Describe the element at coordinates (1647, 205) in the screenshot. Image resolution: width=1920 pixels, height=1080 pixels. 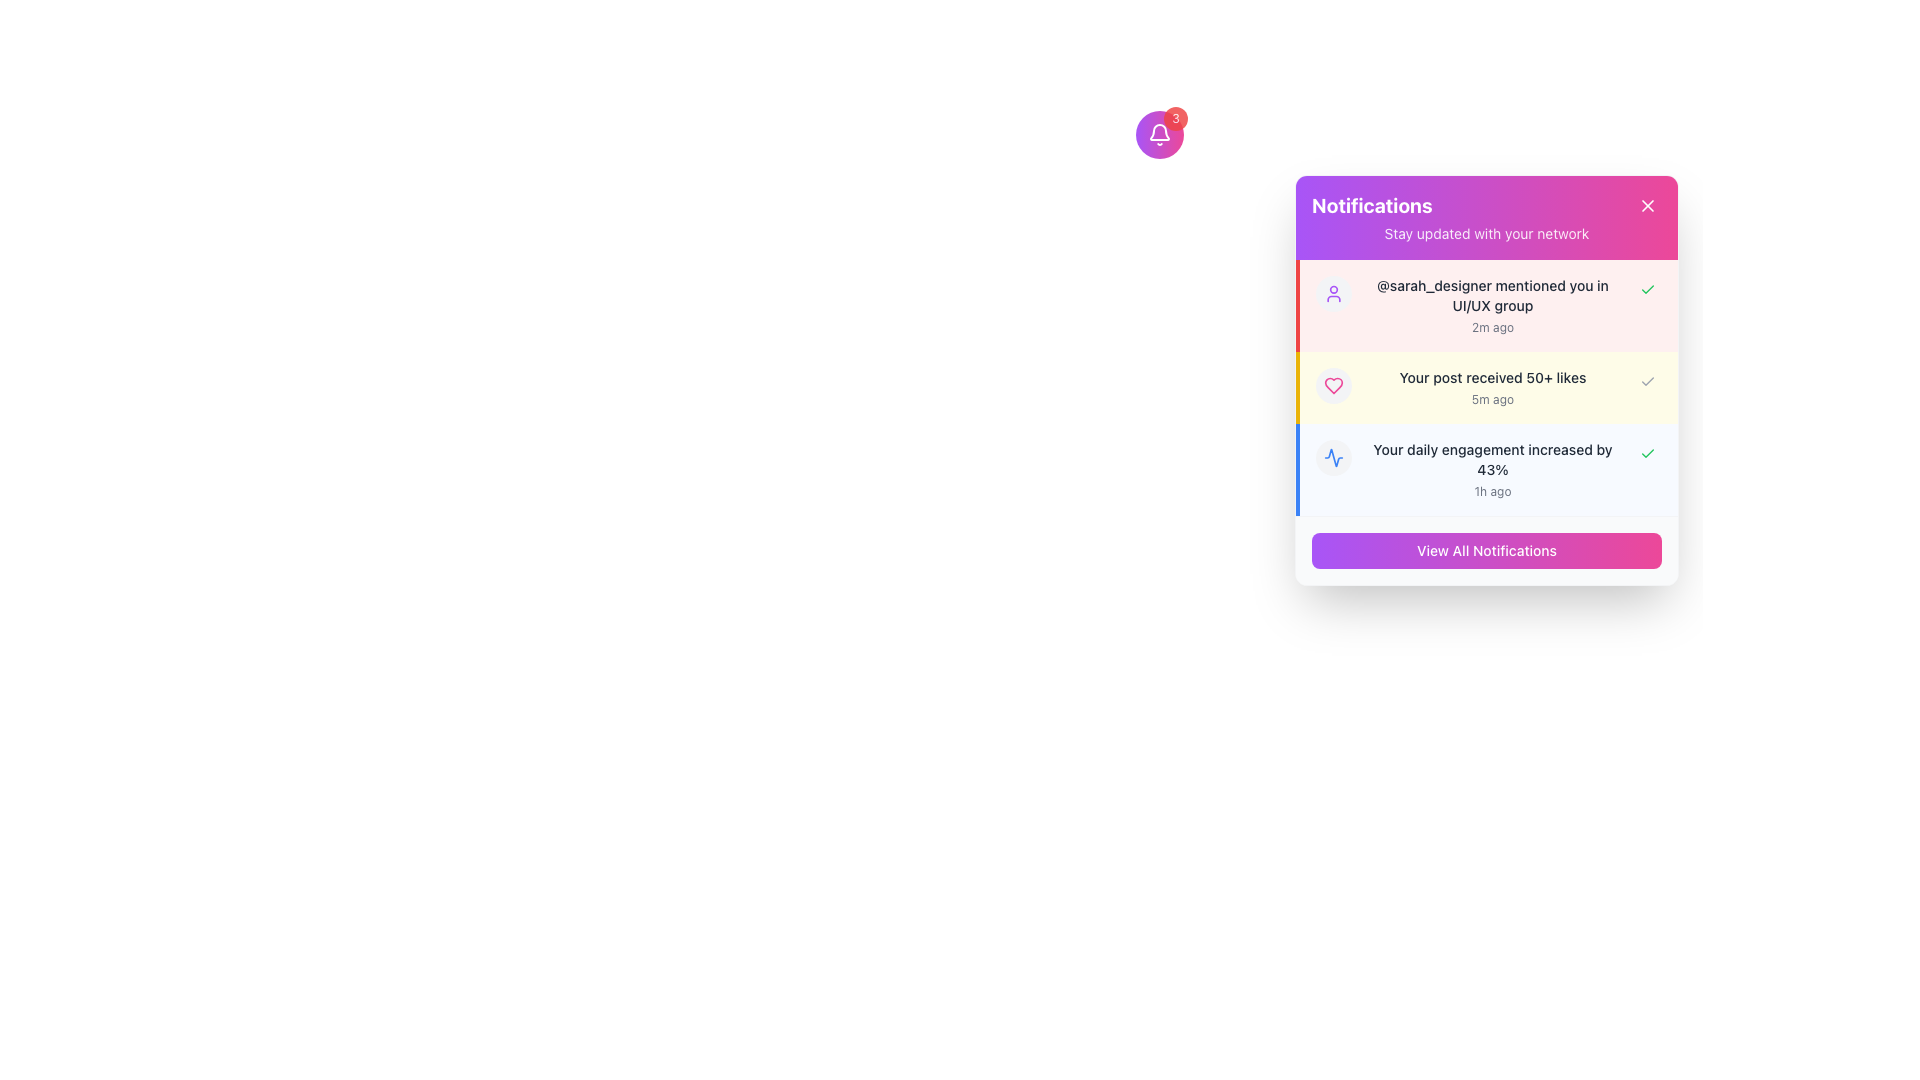
I see `the close button located at the top-right corner of the notification panel` at that location.